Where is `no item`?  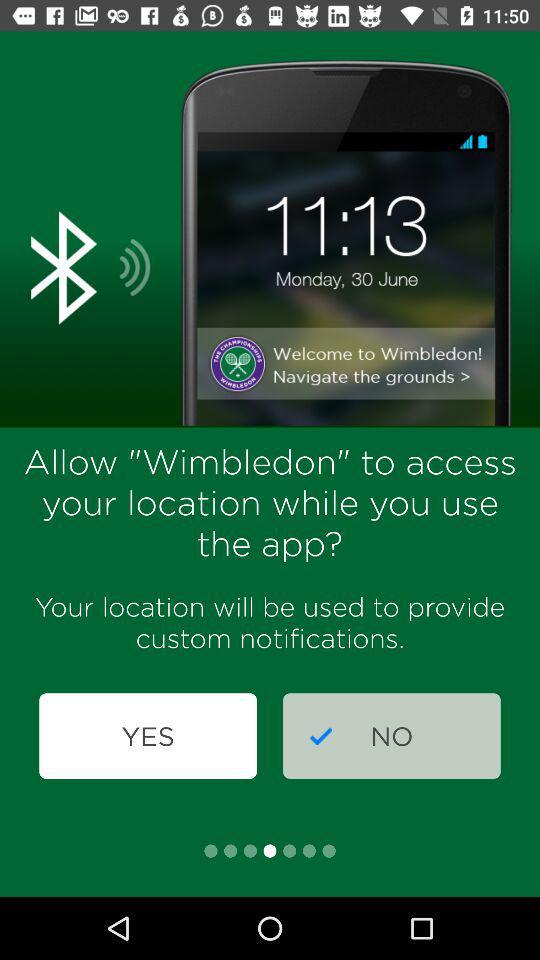 no item is located at coordinates (391, 735).